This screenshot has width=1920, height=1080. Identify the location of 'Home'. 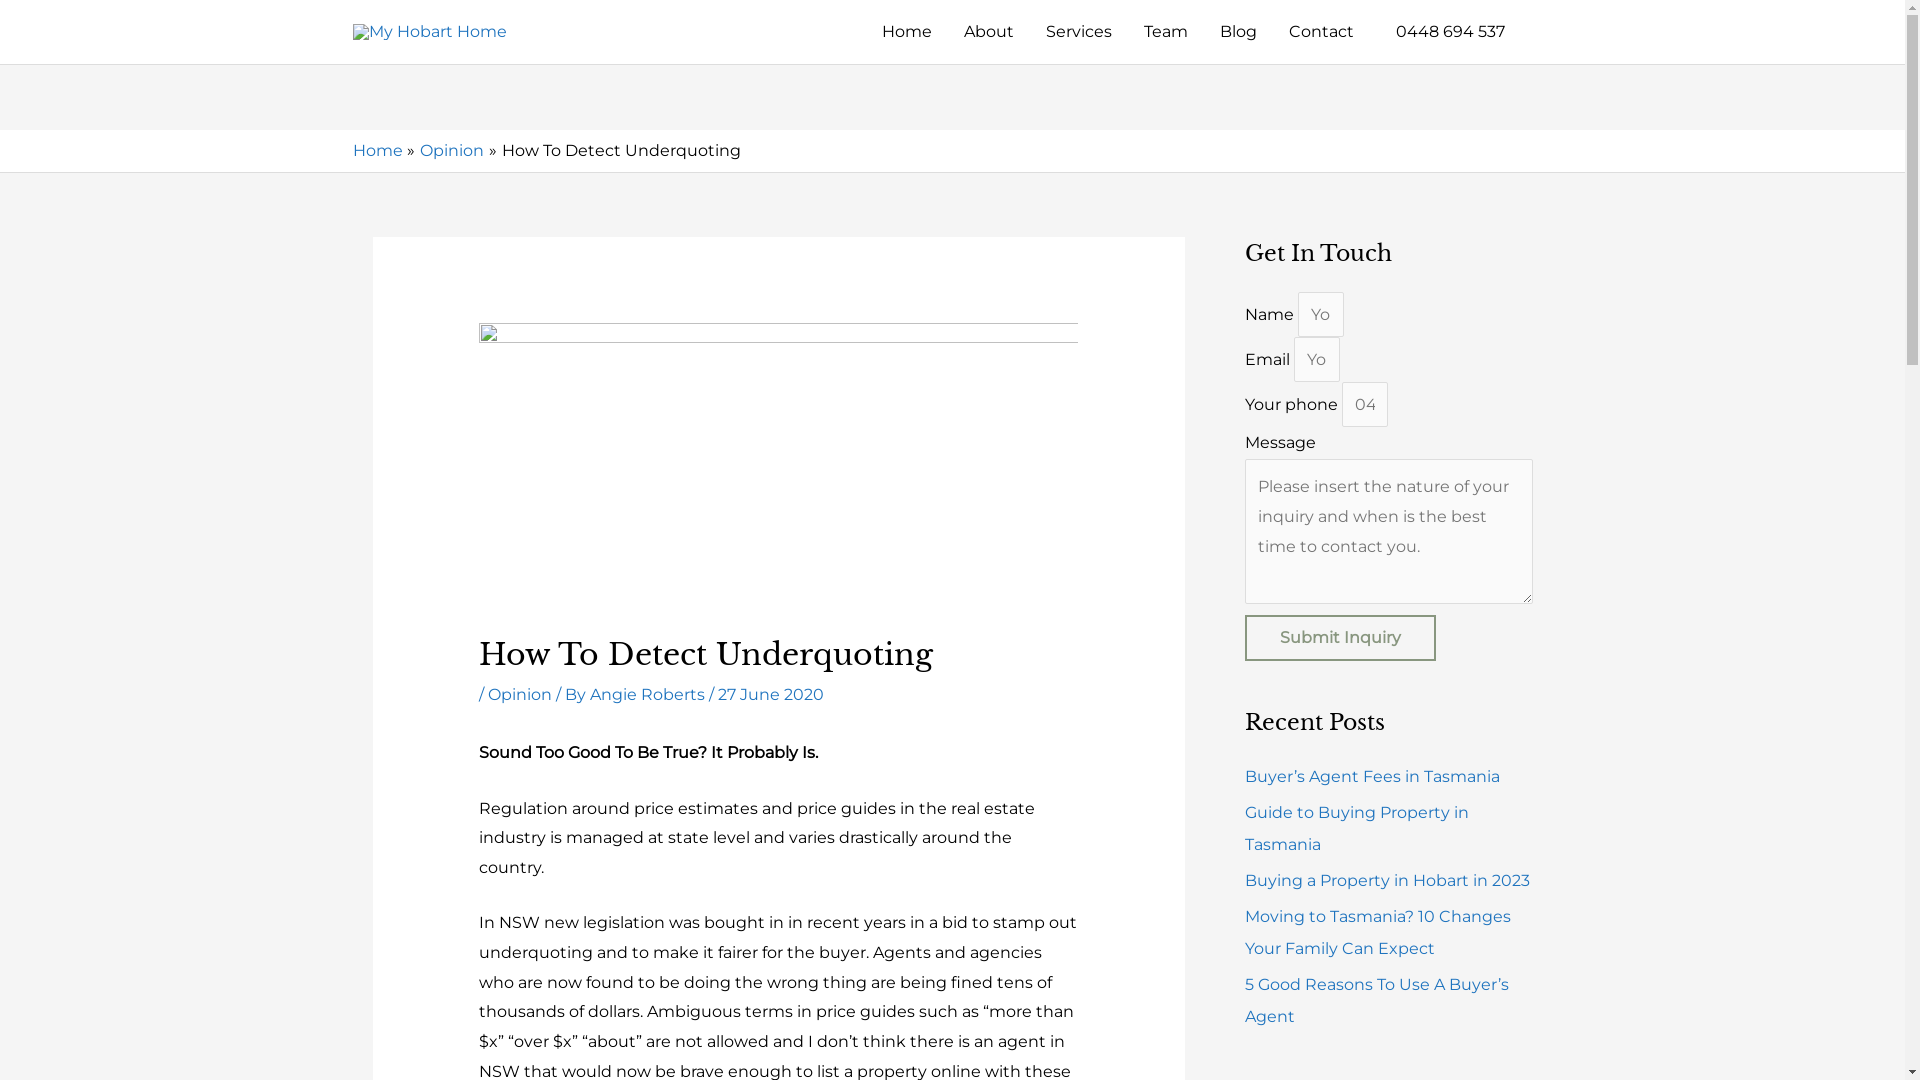
(377, 149).